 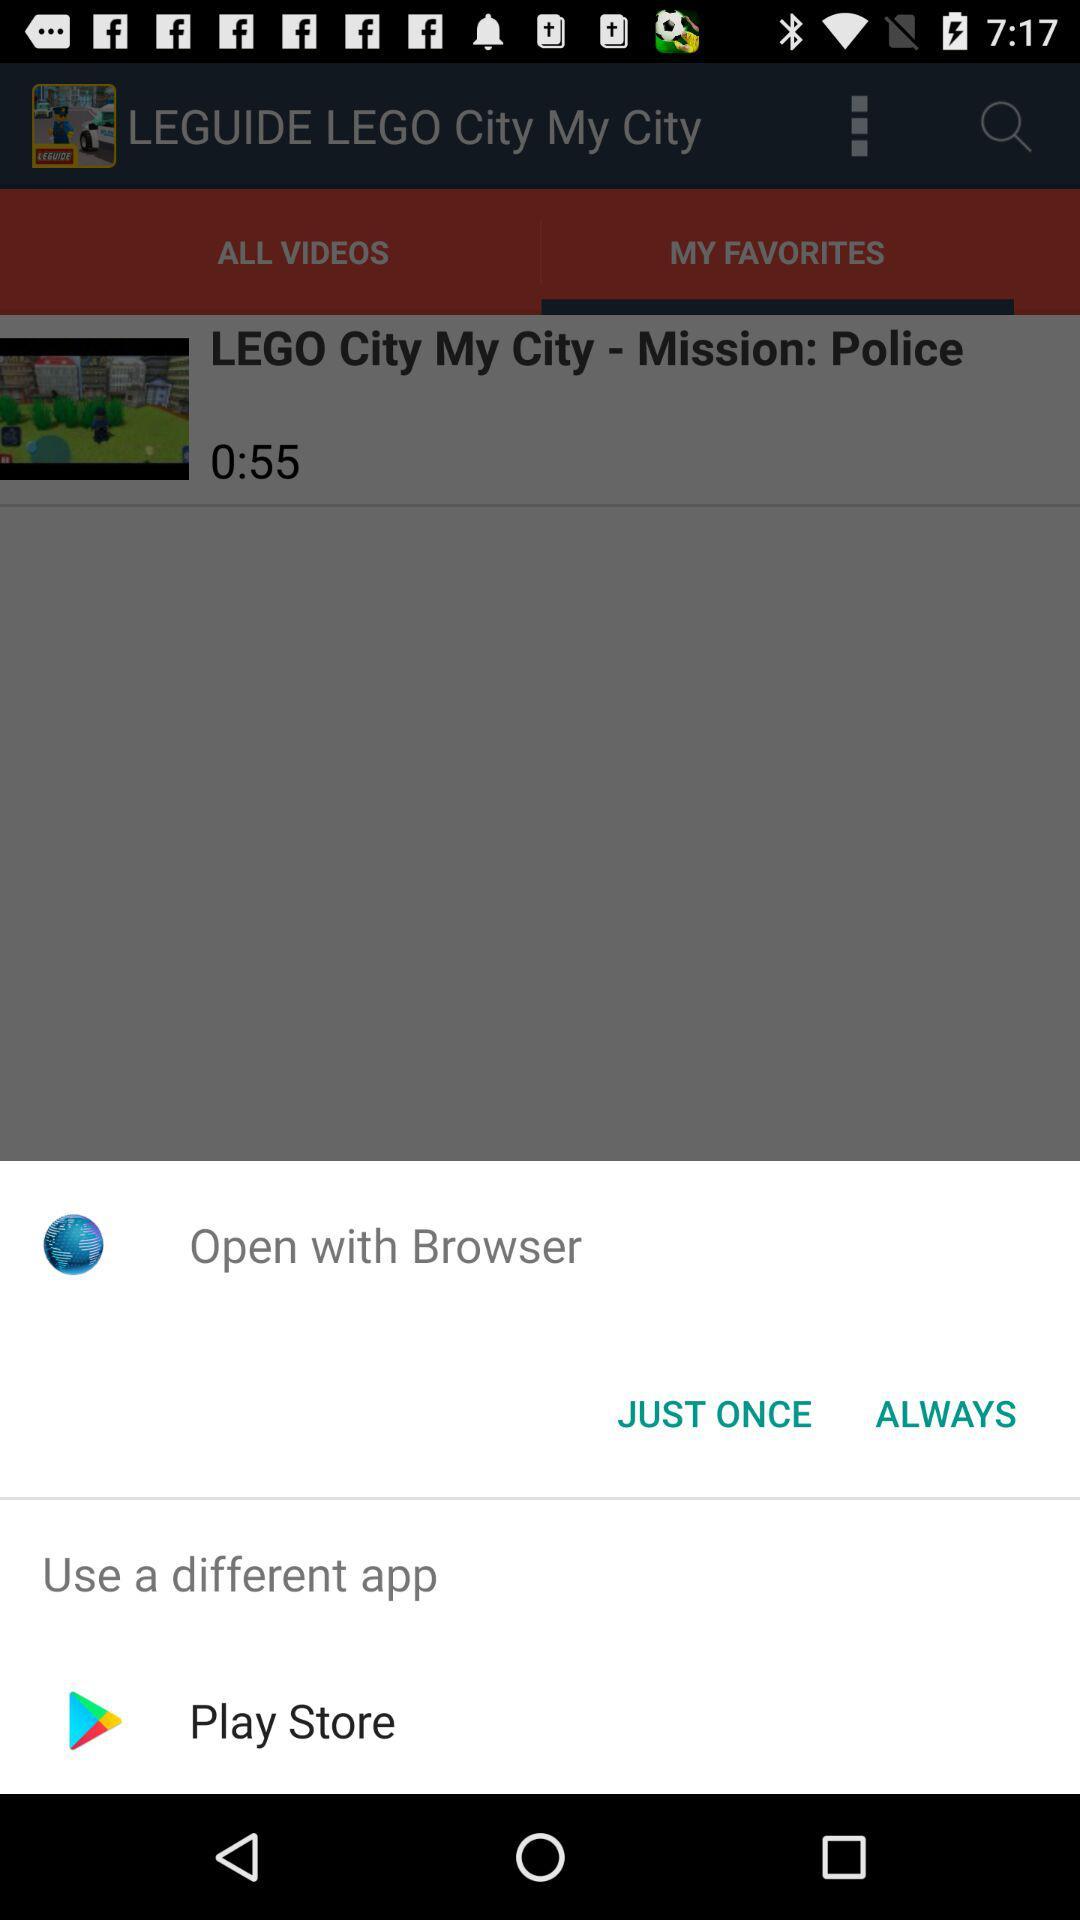 What do you see at coordinates (540, 1572) in the screenshot?
I see `the use a different` at bounding box center [540, 1572].